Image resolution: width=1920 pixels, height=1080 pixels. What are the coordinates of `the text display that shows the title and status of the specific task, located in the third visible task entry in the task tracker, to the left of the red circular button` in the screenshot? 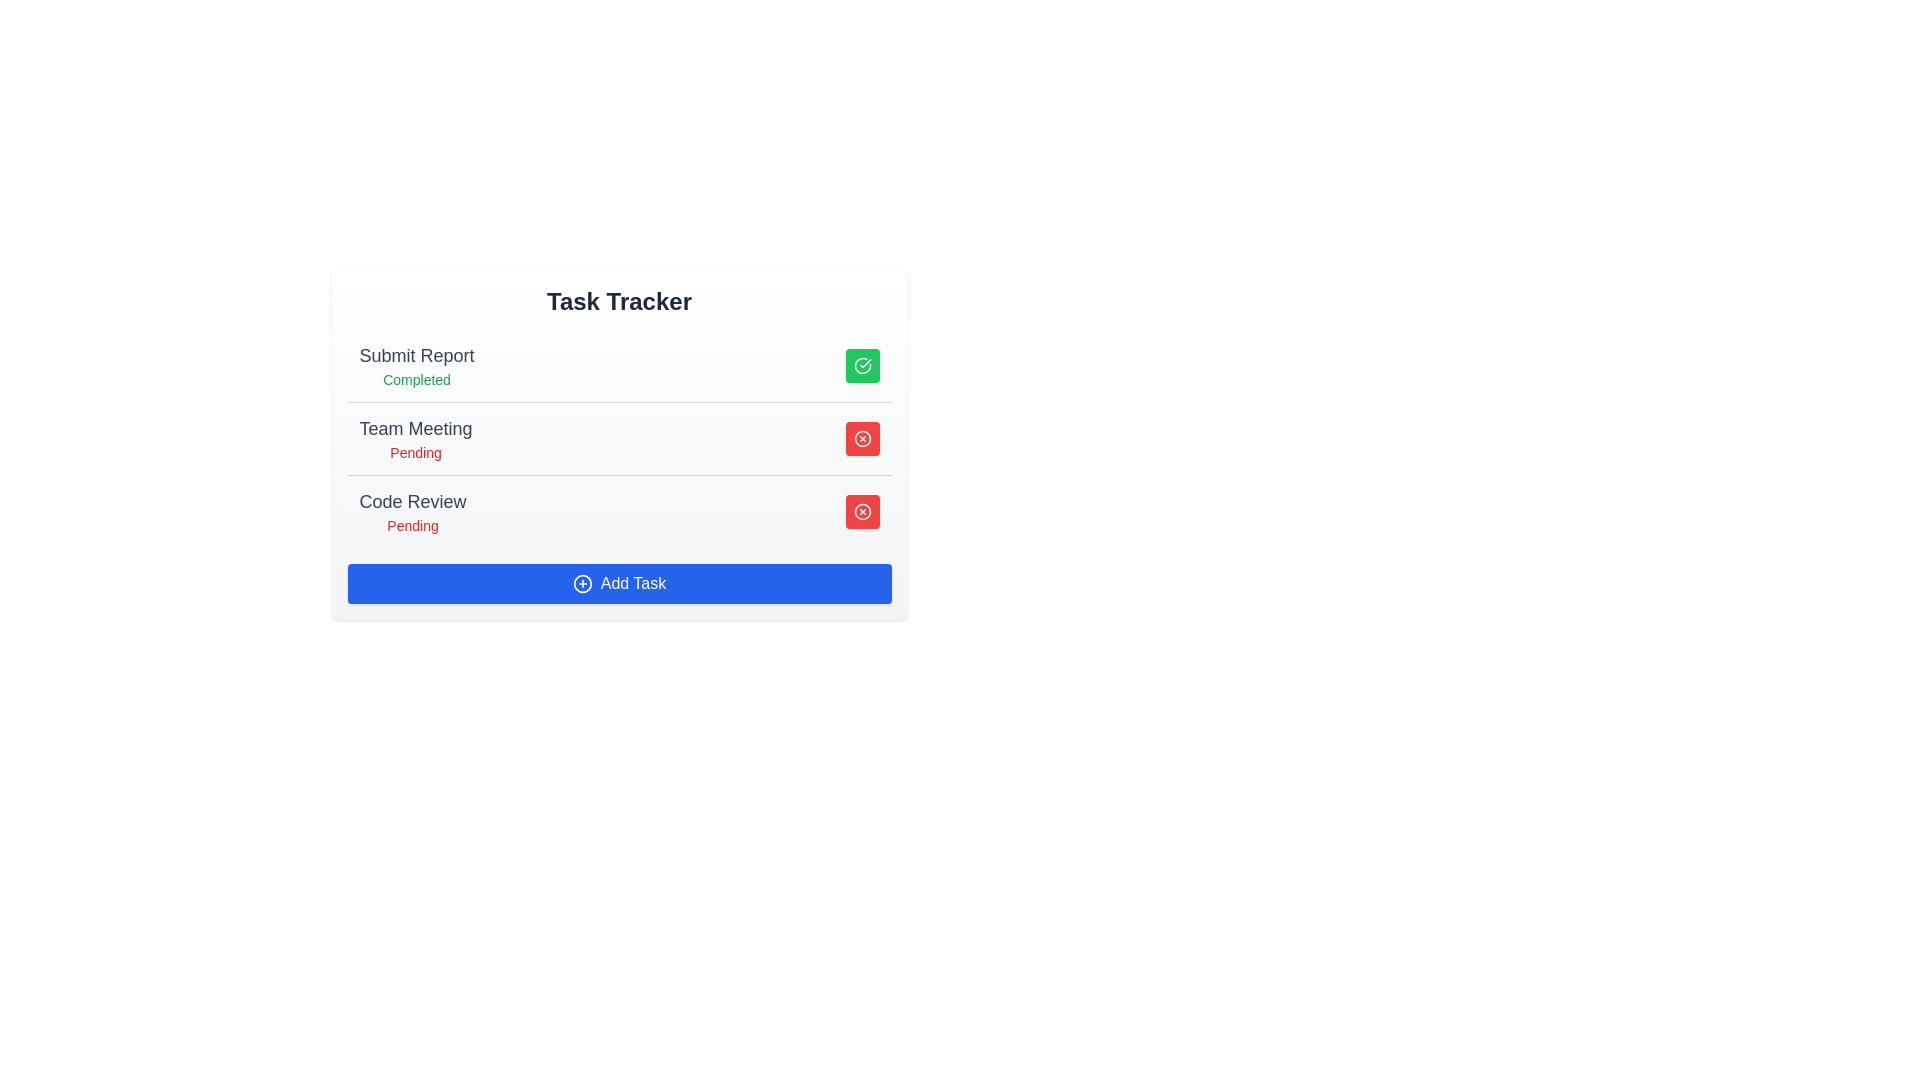 It's located at (411, 511).